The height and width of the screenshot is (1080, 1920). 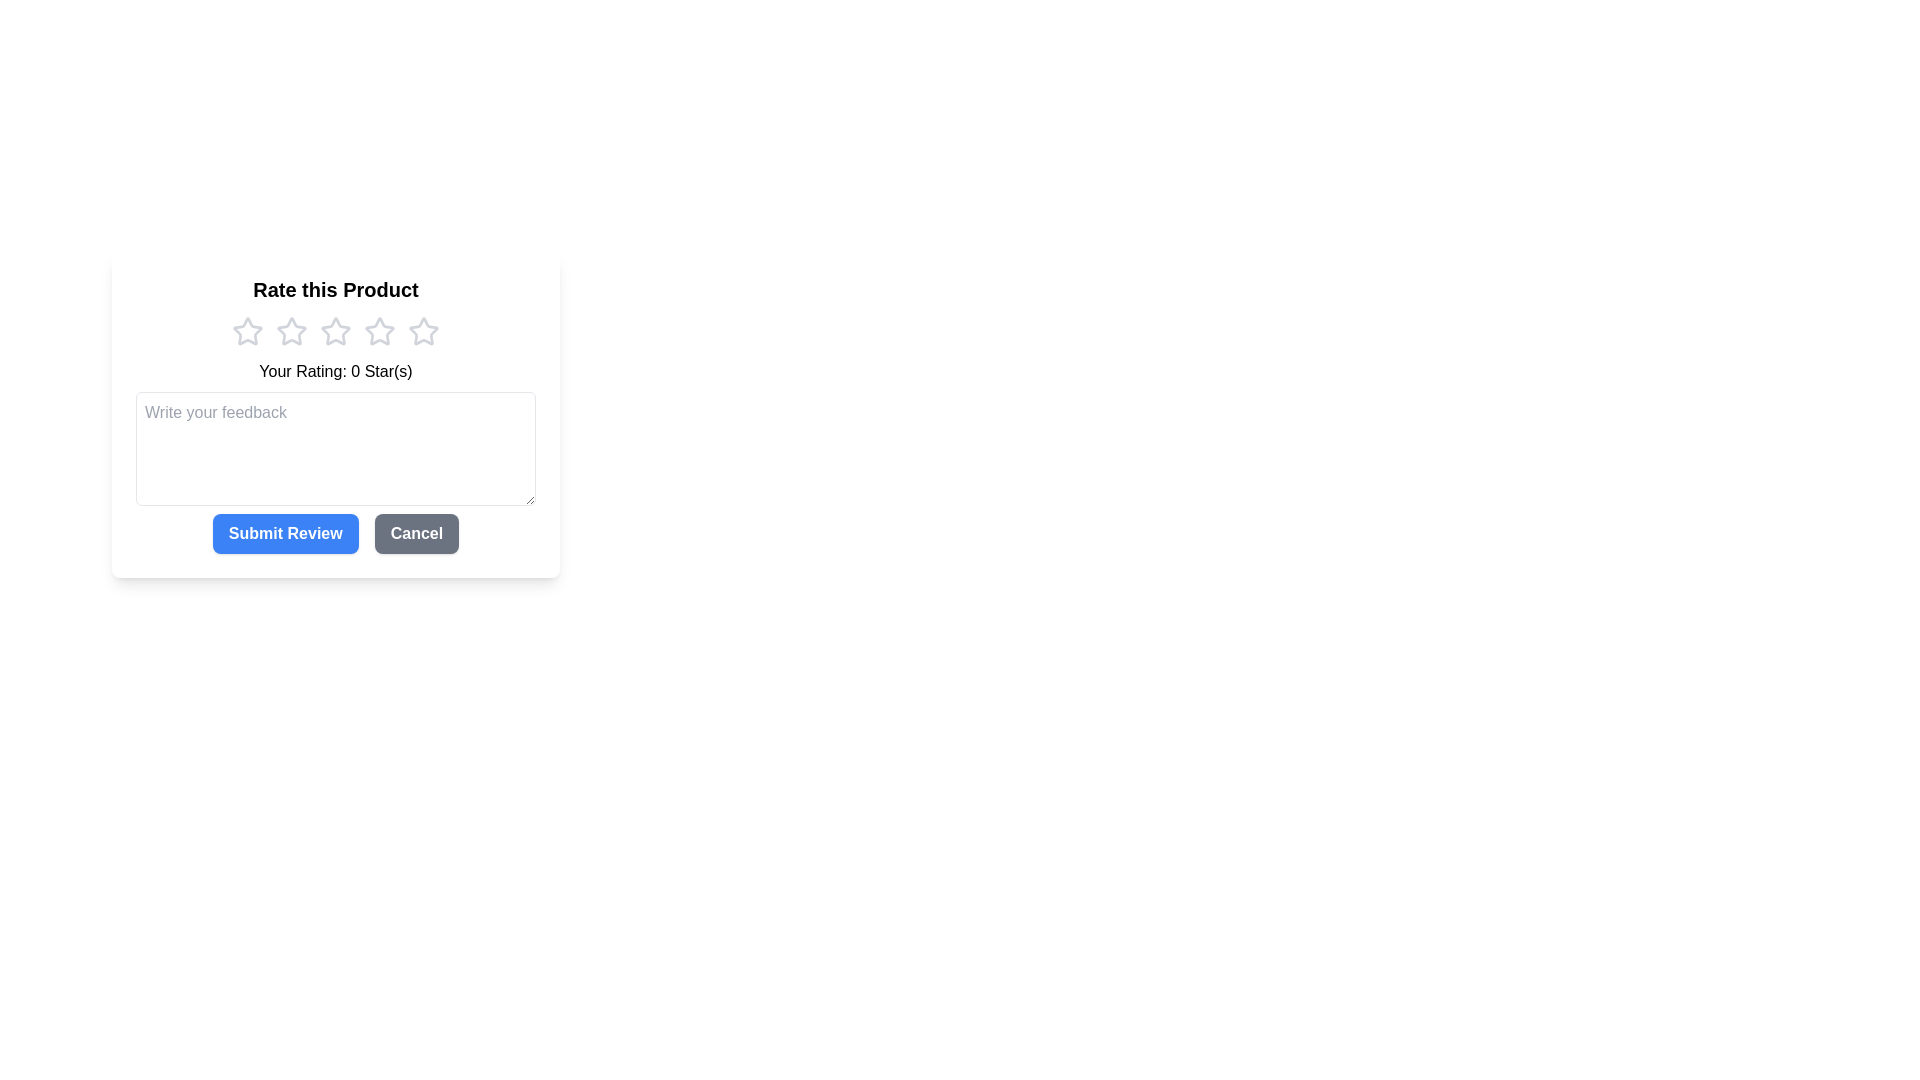 I want to click on the first gray star icon in the rating and review section, so click(x=247, y=330).